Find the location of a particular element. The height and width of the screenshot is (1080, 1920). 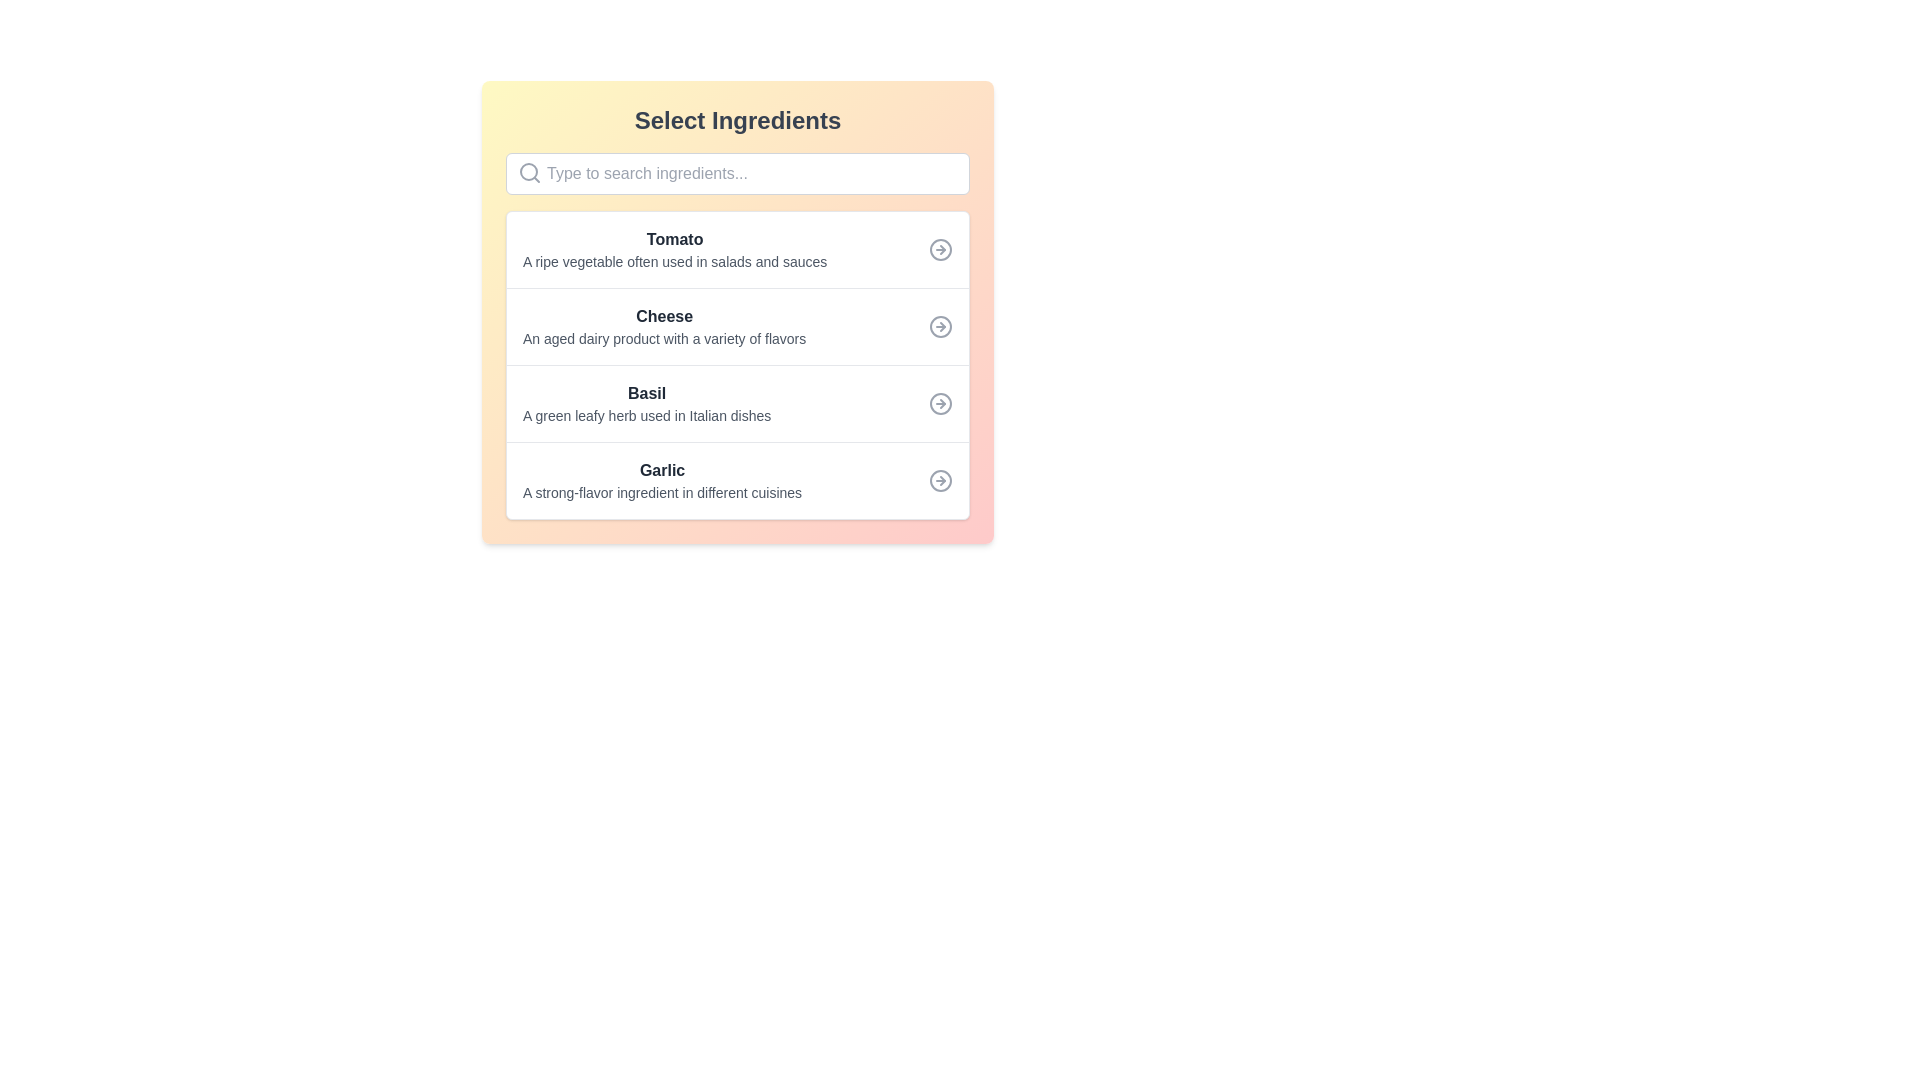

the navigation icon located on the far right side of the row corresponding to 'Garlic' is located at coordinates (939, 481).